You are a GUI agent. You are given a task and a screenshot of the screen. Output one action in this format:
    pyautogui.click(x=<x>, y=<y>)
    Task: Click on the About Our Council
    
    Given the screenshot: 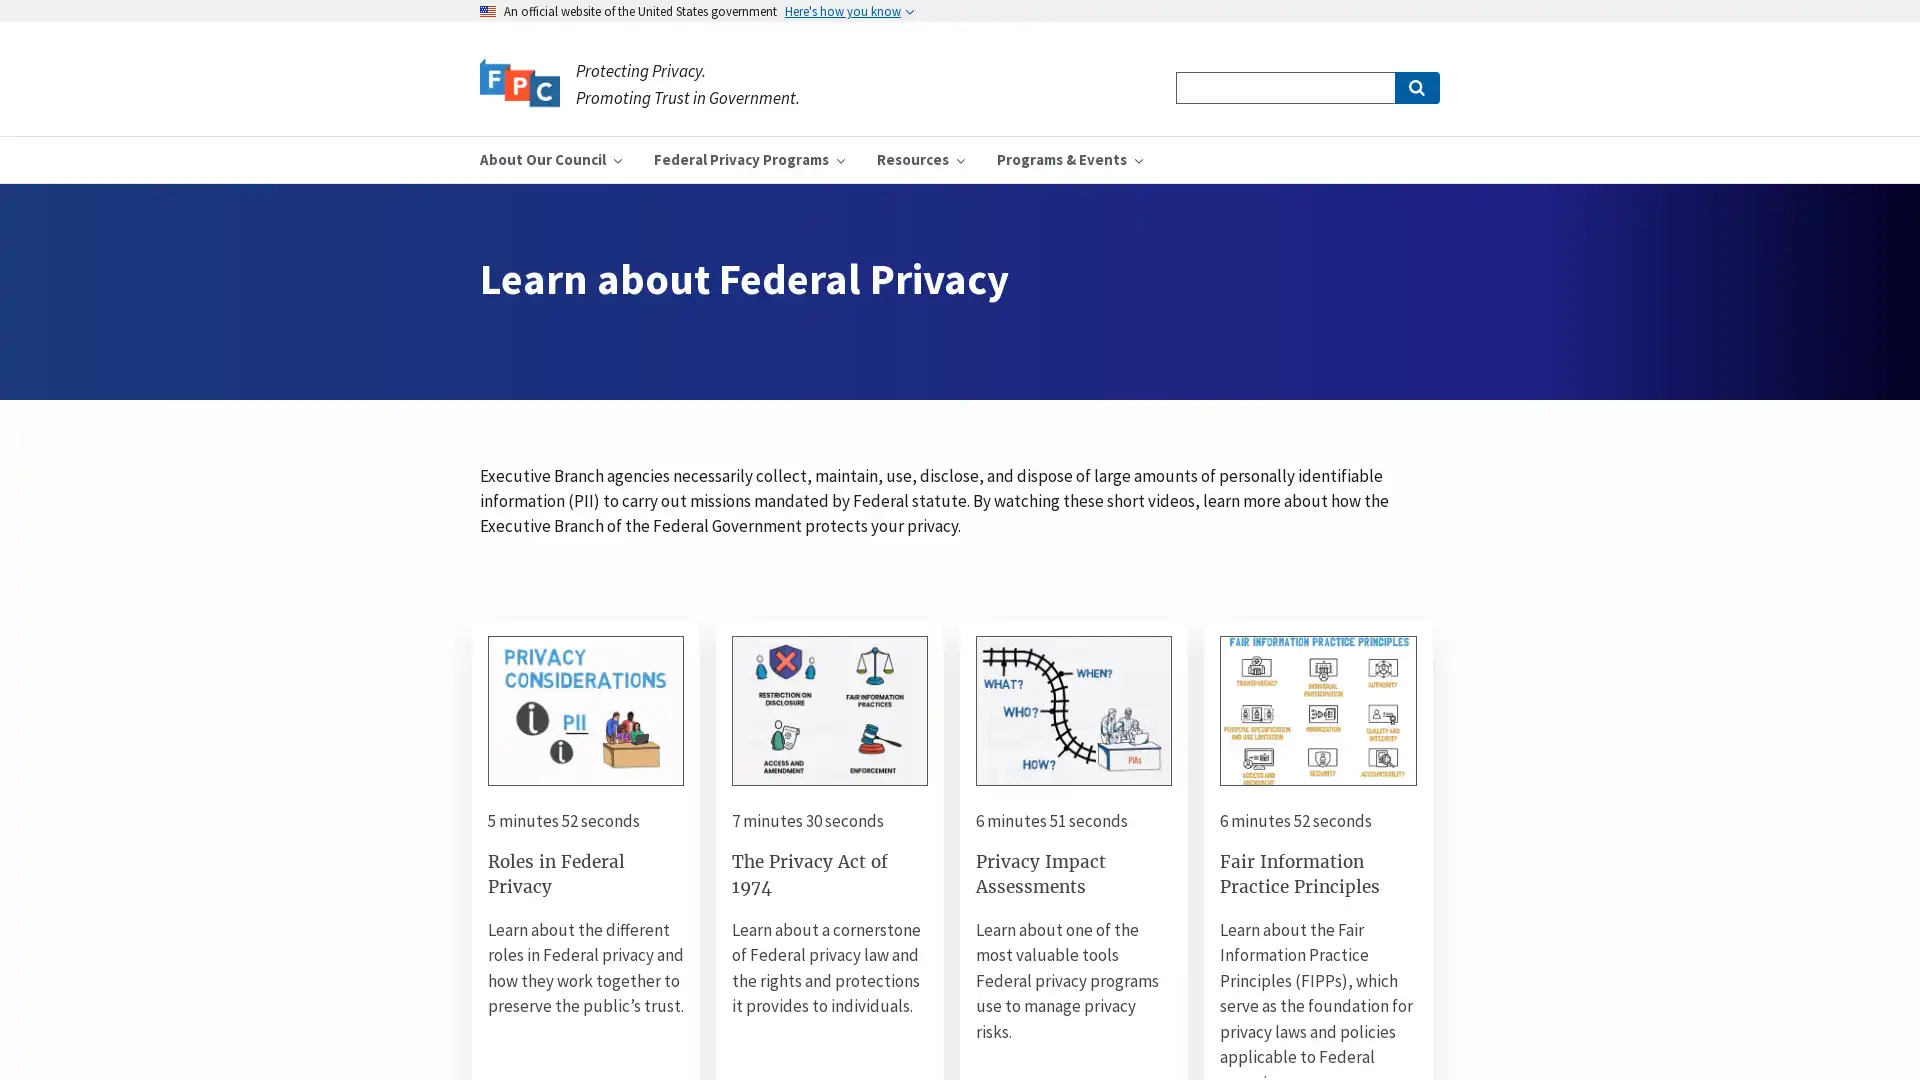 What is the action you would take?
    pyautogui.click(x=551, y=158)
    